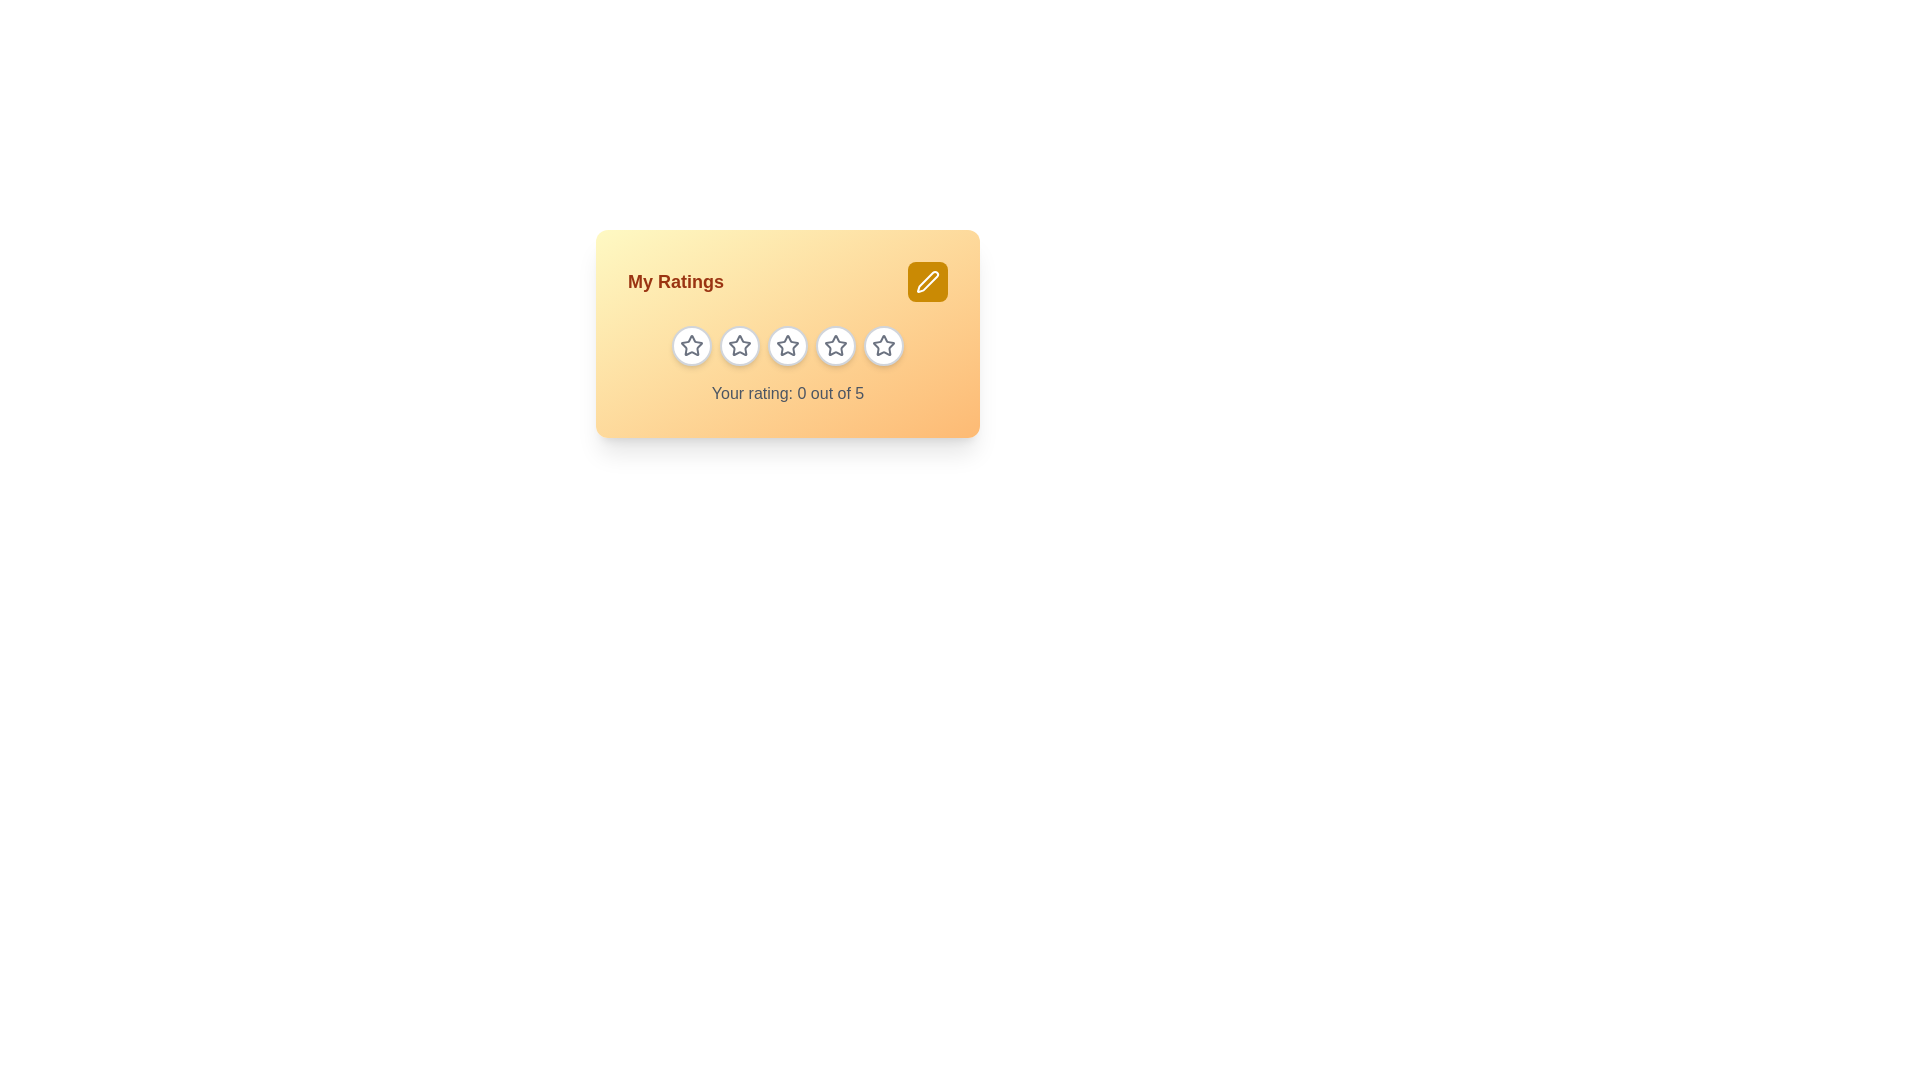 Image resolution: width=1920 pixels, height=1080 pixels. I want to click on the first rating button, which is a circular button with a star icon, located within the 'My Ratings' section, so click(691, 345).